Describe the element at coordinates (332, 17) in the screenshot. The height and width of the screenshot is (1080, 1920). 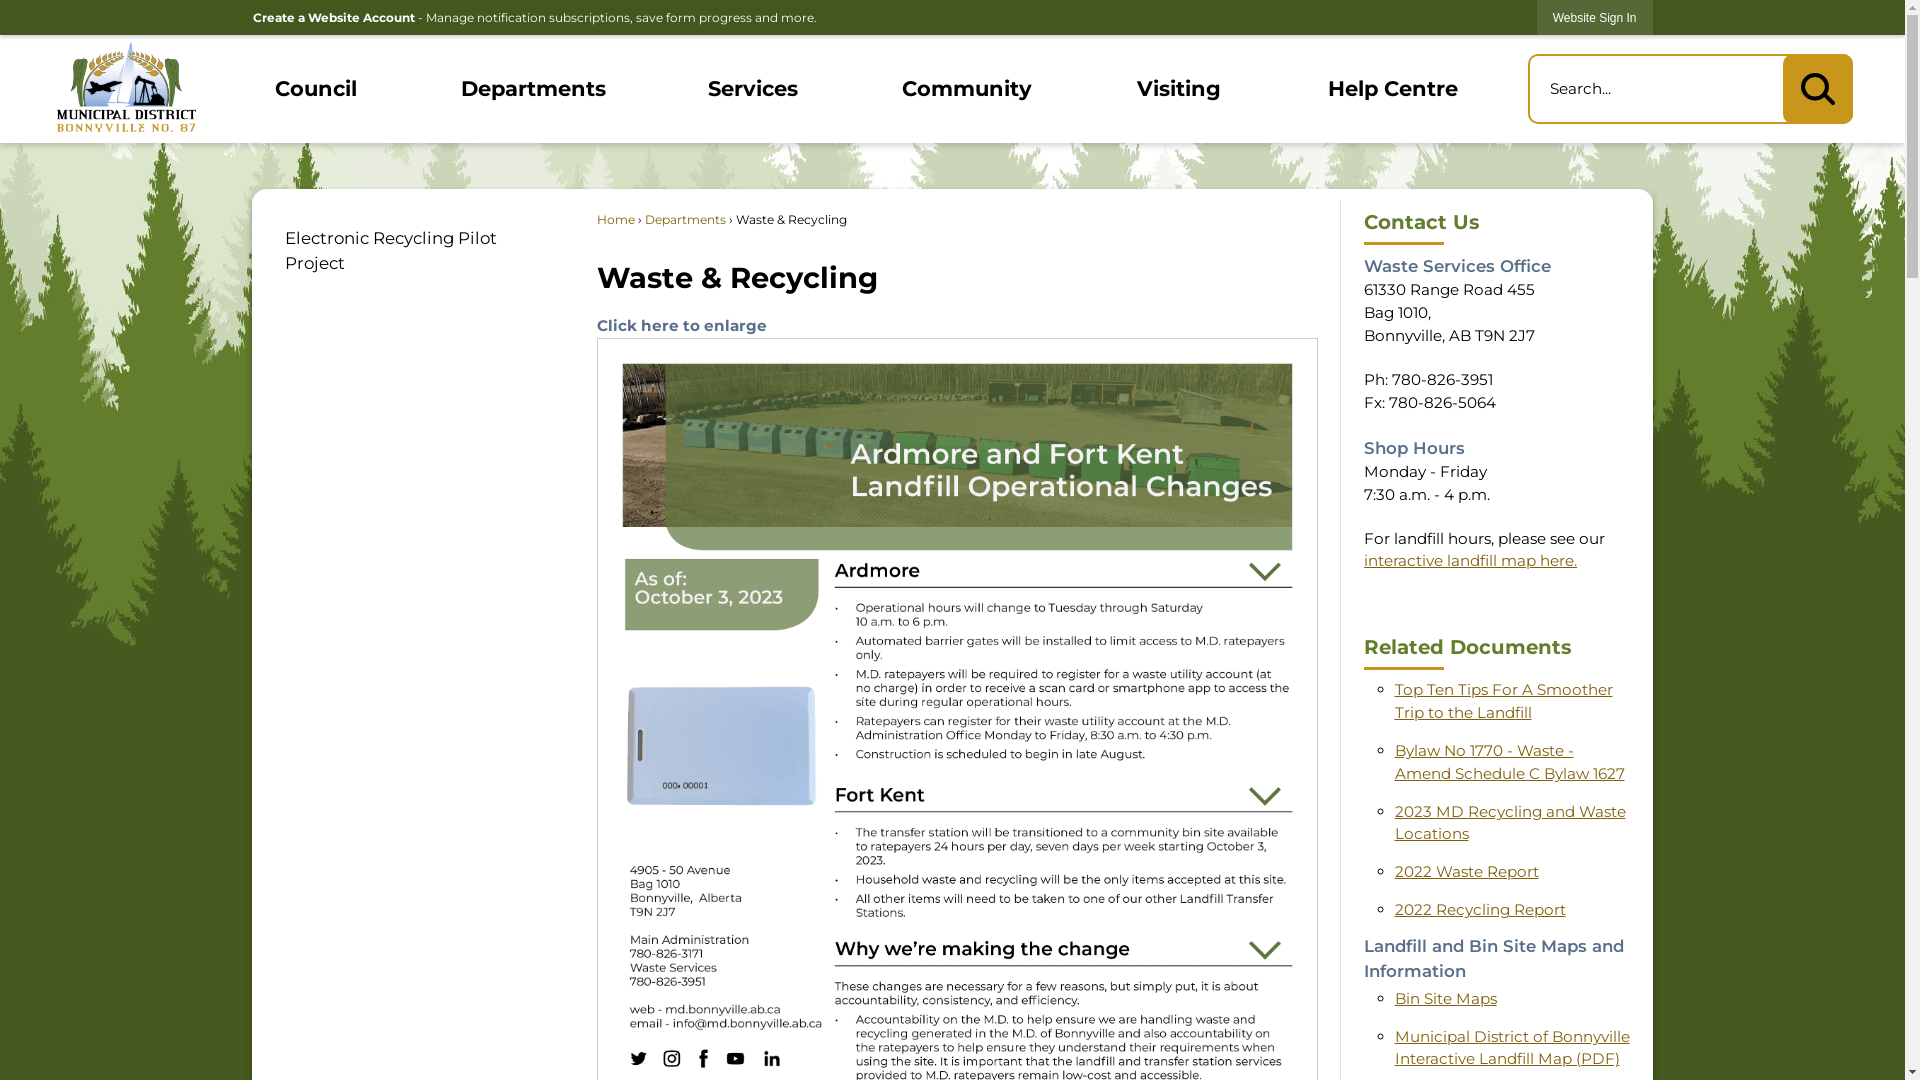
I see `'Create a Website Account'` at that location.